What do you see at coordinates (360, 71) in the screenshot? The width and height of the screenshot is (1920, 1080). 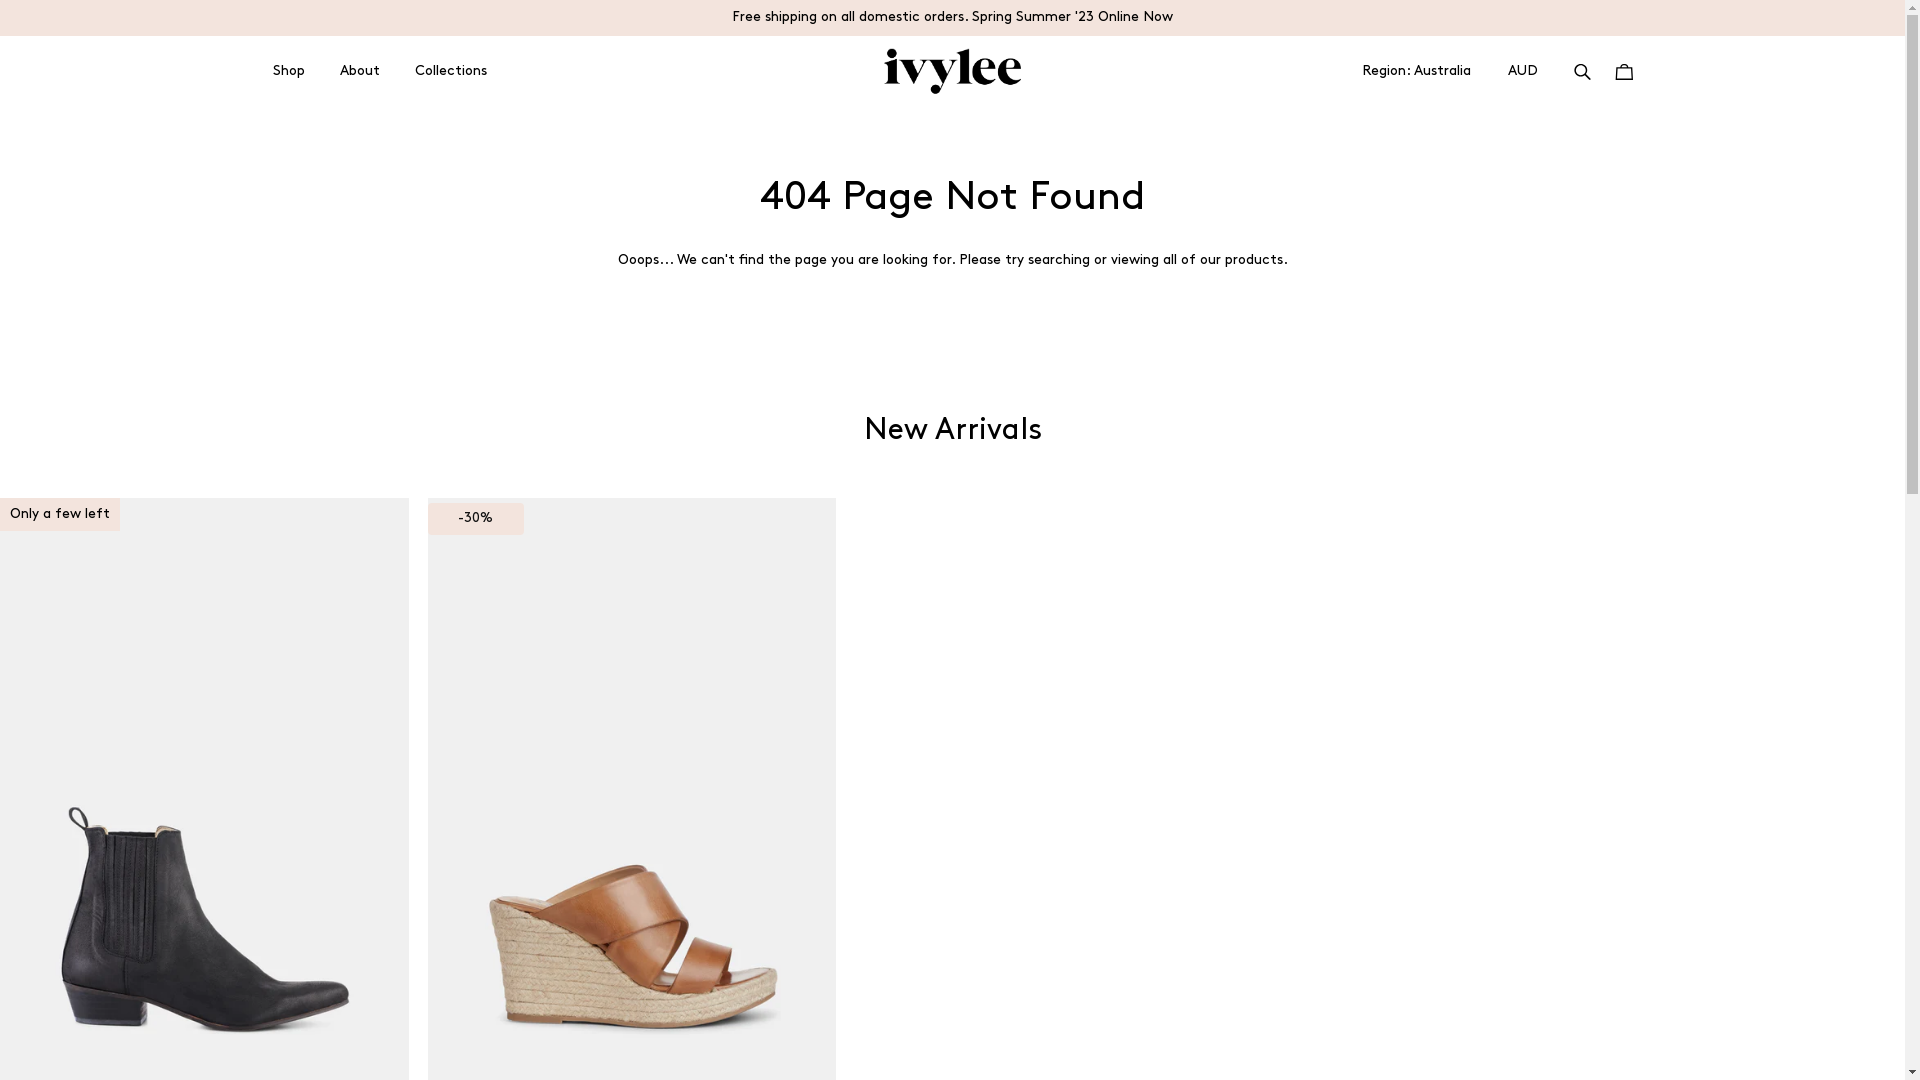 I see `'About'` at bounding box center [360, 71].